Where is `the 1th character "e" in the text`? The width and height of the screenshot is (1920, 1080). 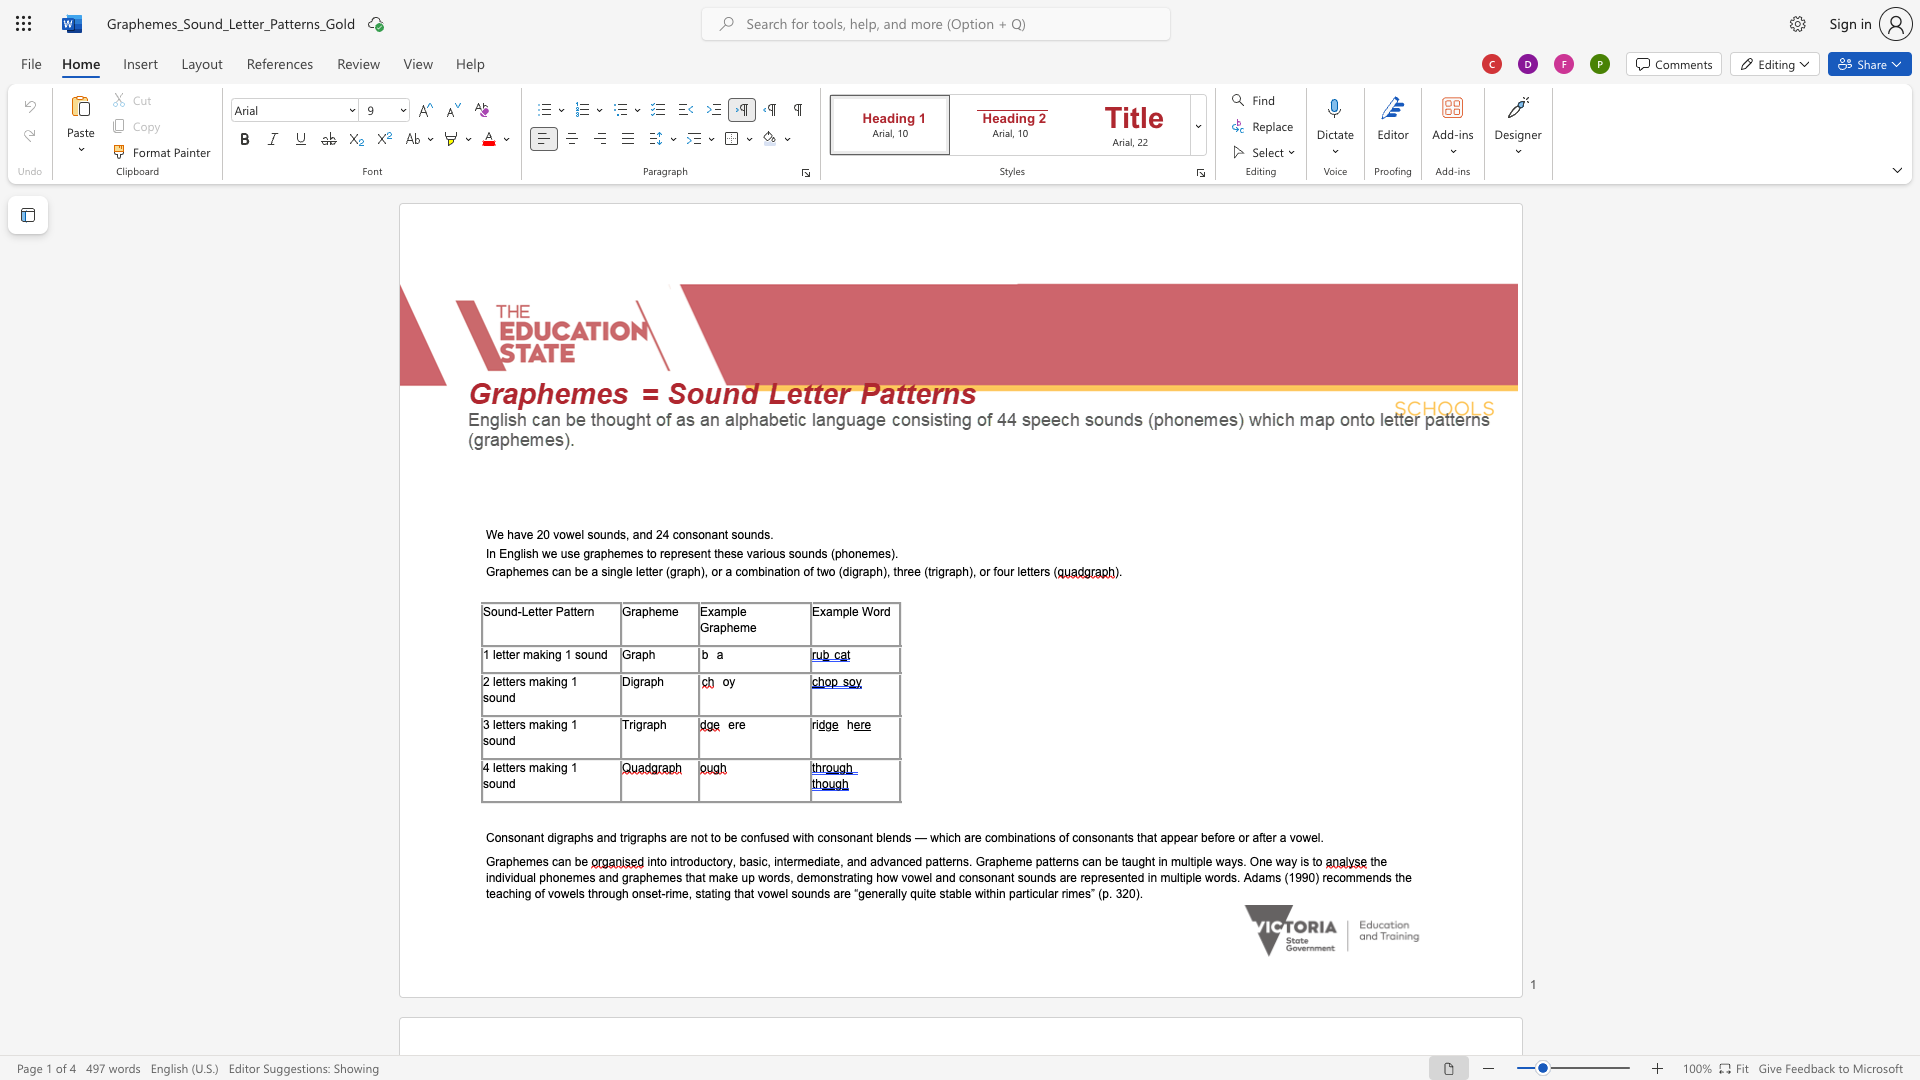
the 1th character "e" in the text is located at coordinates (554, 553).